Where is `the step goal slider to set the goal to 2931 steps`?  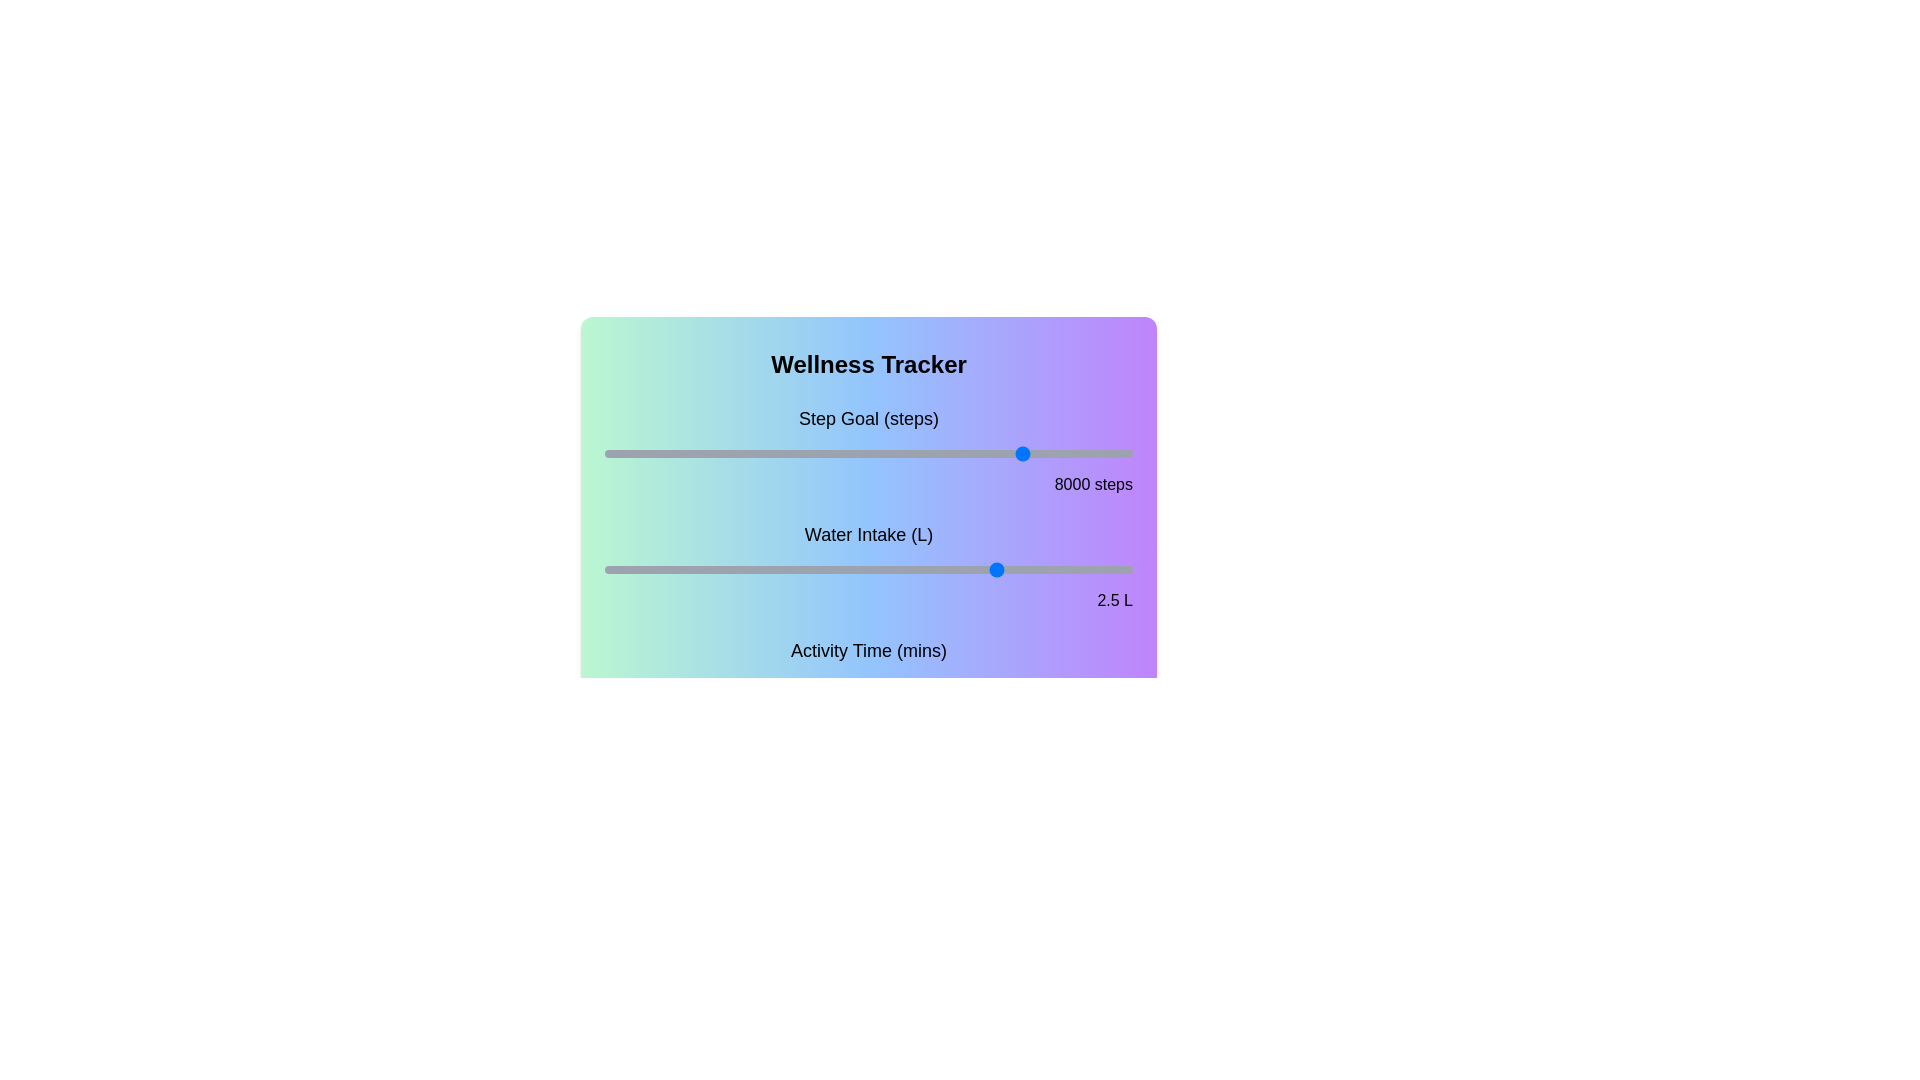
the step goal slider to set the goal to 2931 steps is located at coordinates (758, 454).